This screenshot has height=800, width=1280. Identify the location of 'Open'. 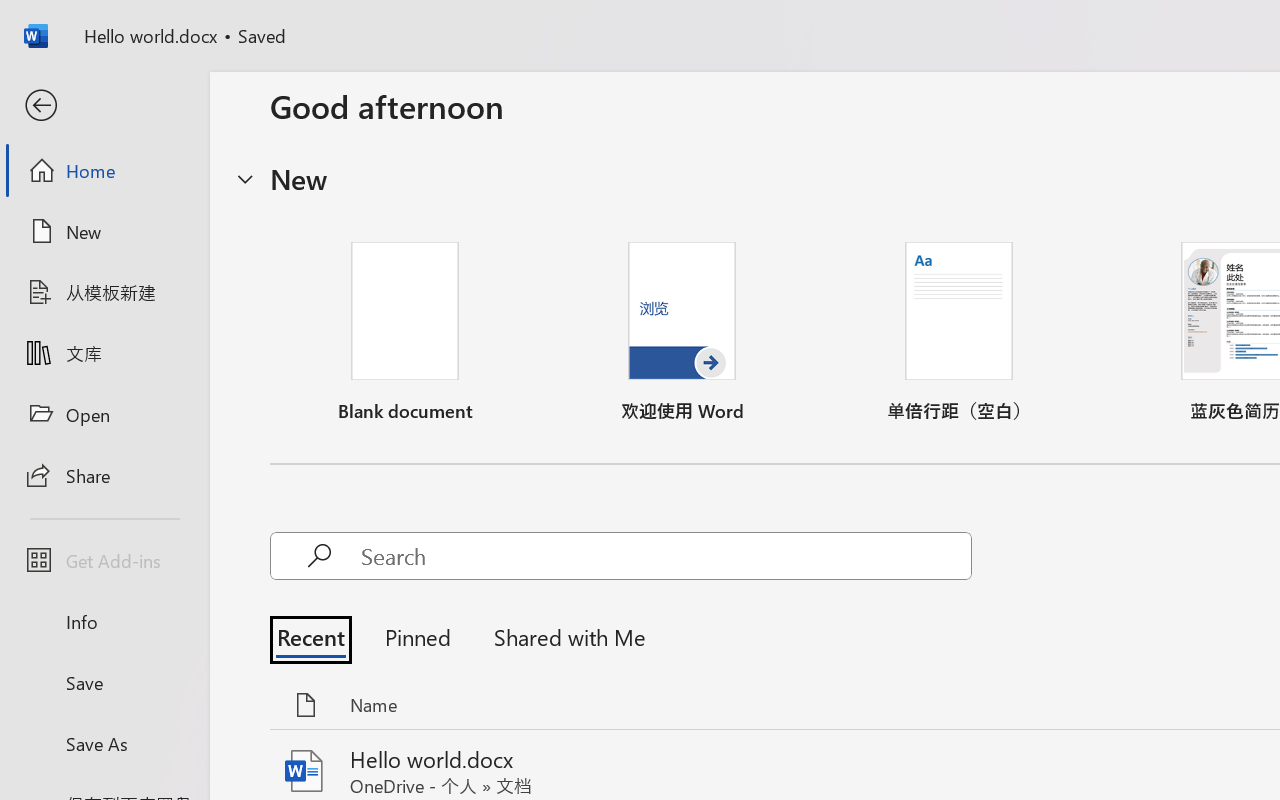
(103, 414).